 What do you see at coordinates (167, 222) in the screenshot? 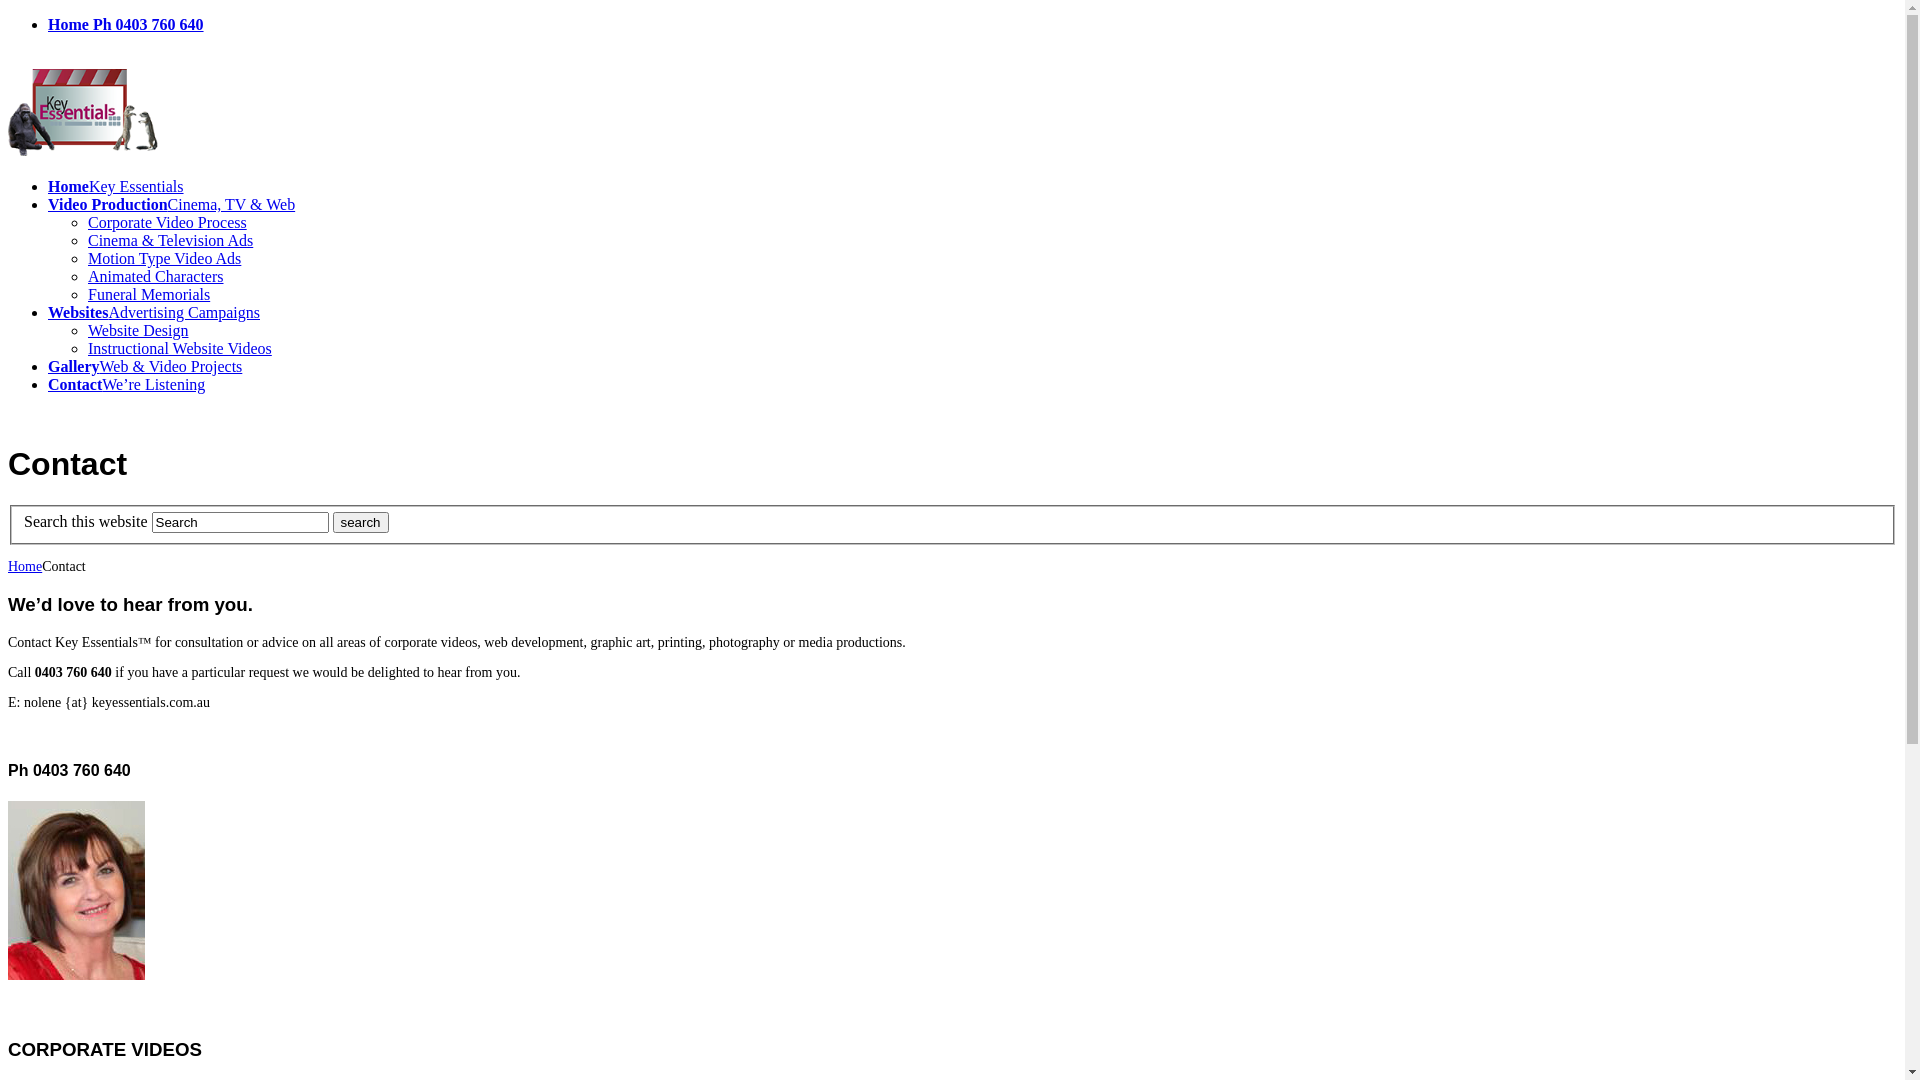
I see `'Corporate Video Process'` at bounding box center [167, 222].